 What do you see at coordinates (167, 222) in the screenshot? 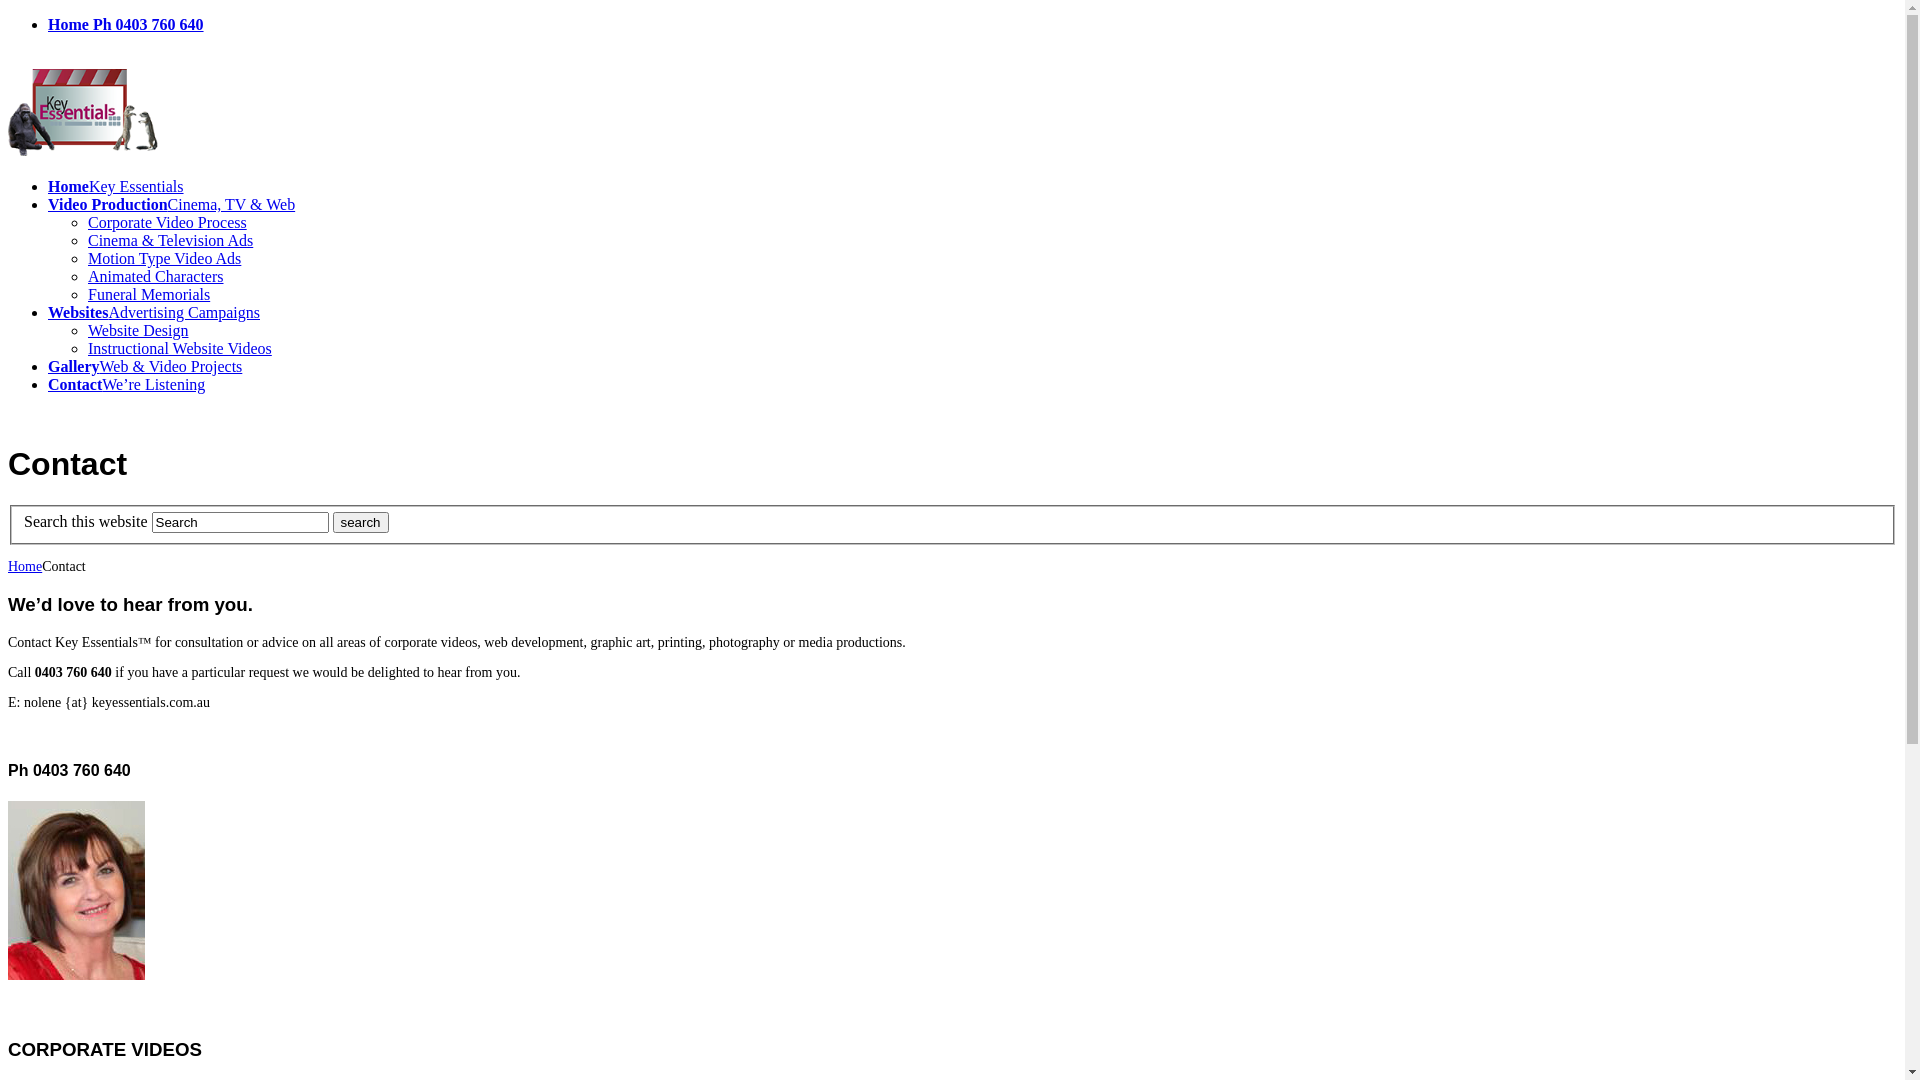
I see `'Corporate Video Process'` at bounding box center [167, 222].